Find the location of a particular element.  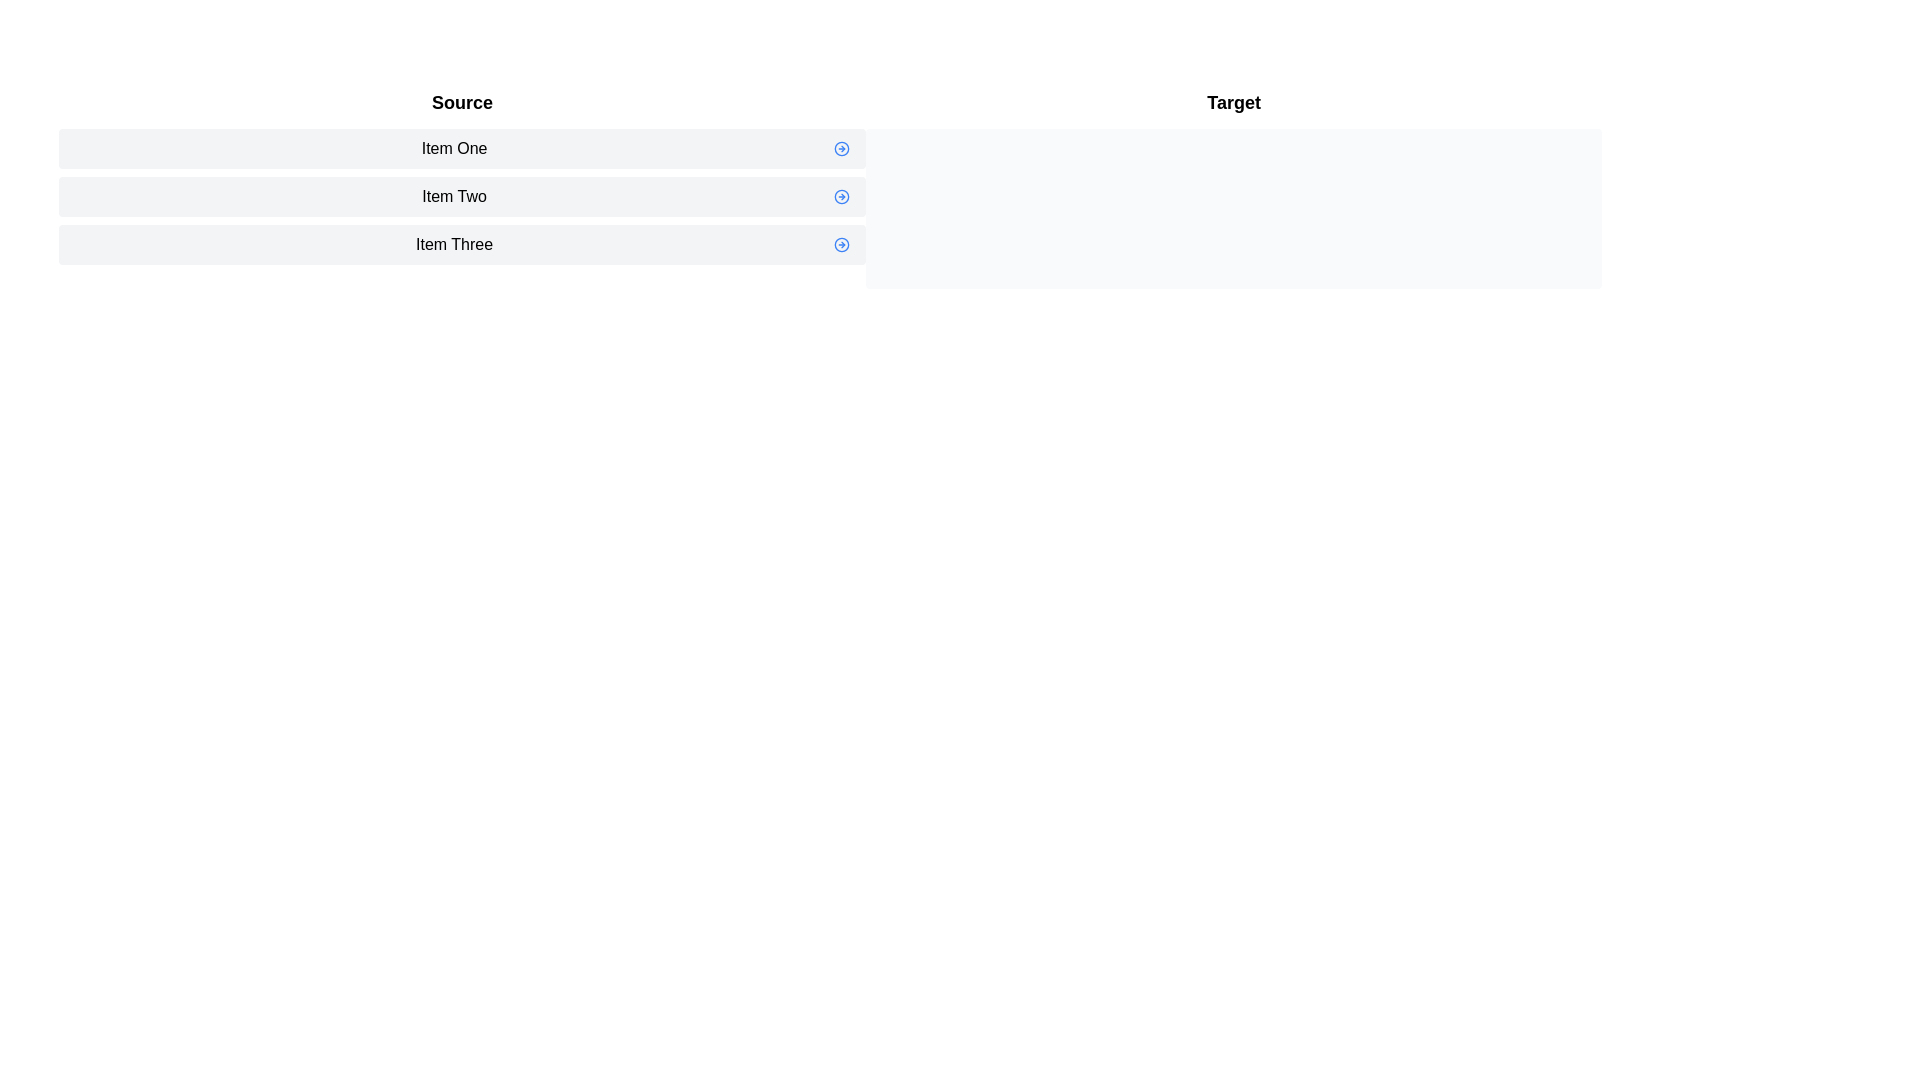

the circular blue button with a right-pointing arrow located to the right of the label 'Item Three' in the interface is located at coordinates (842, 244).